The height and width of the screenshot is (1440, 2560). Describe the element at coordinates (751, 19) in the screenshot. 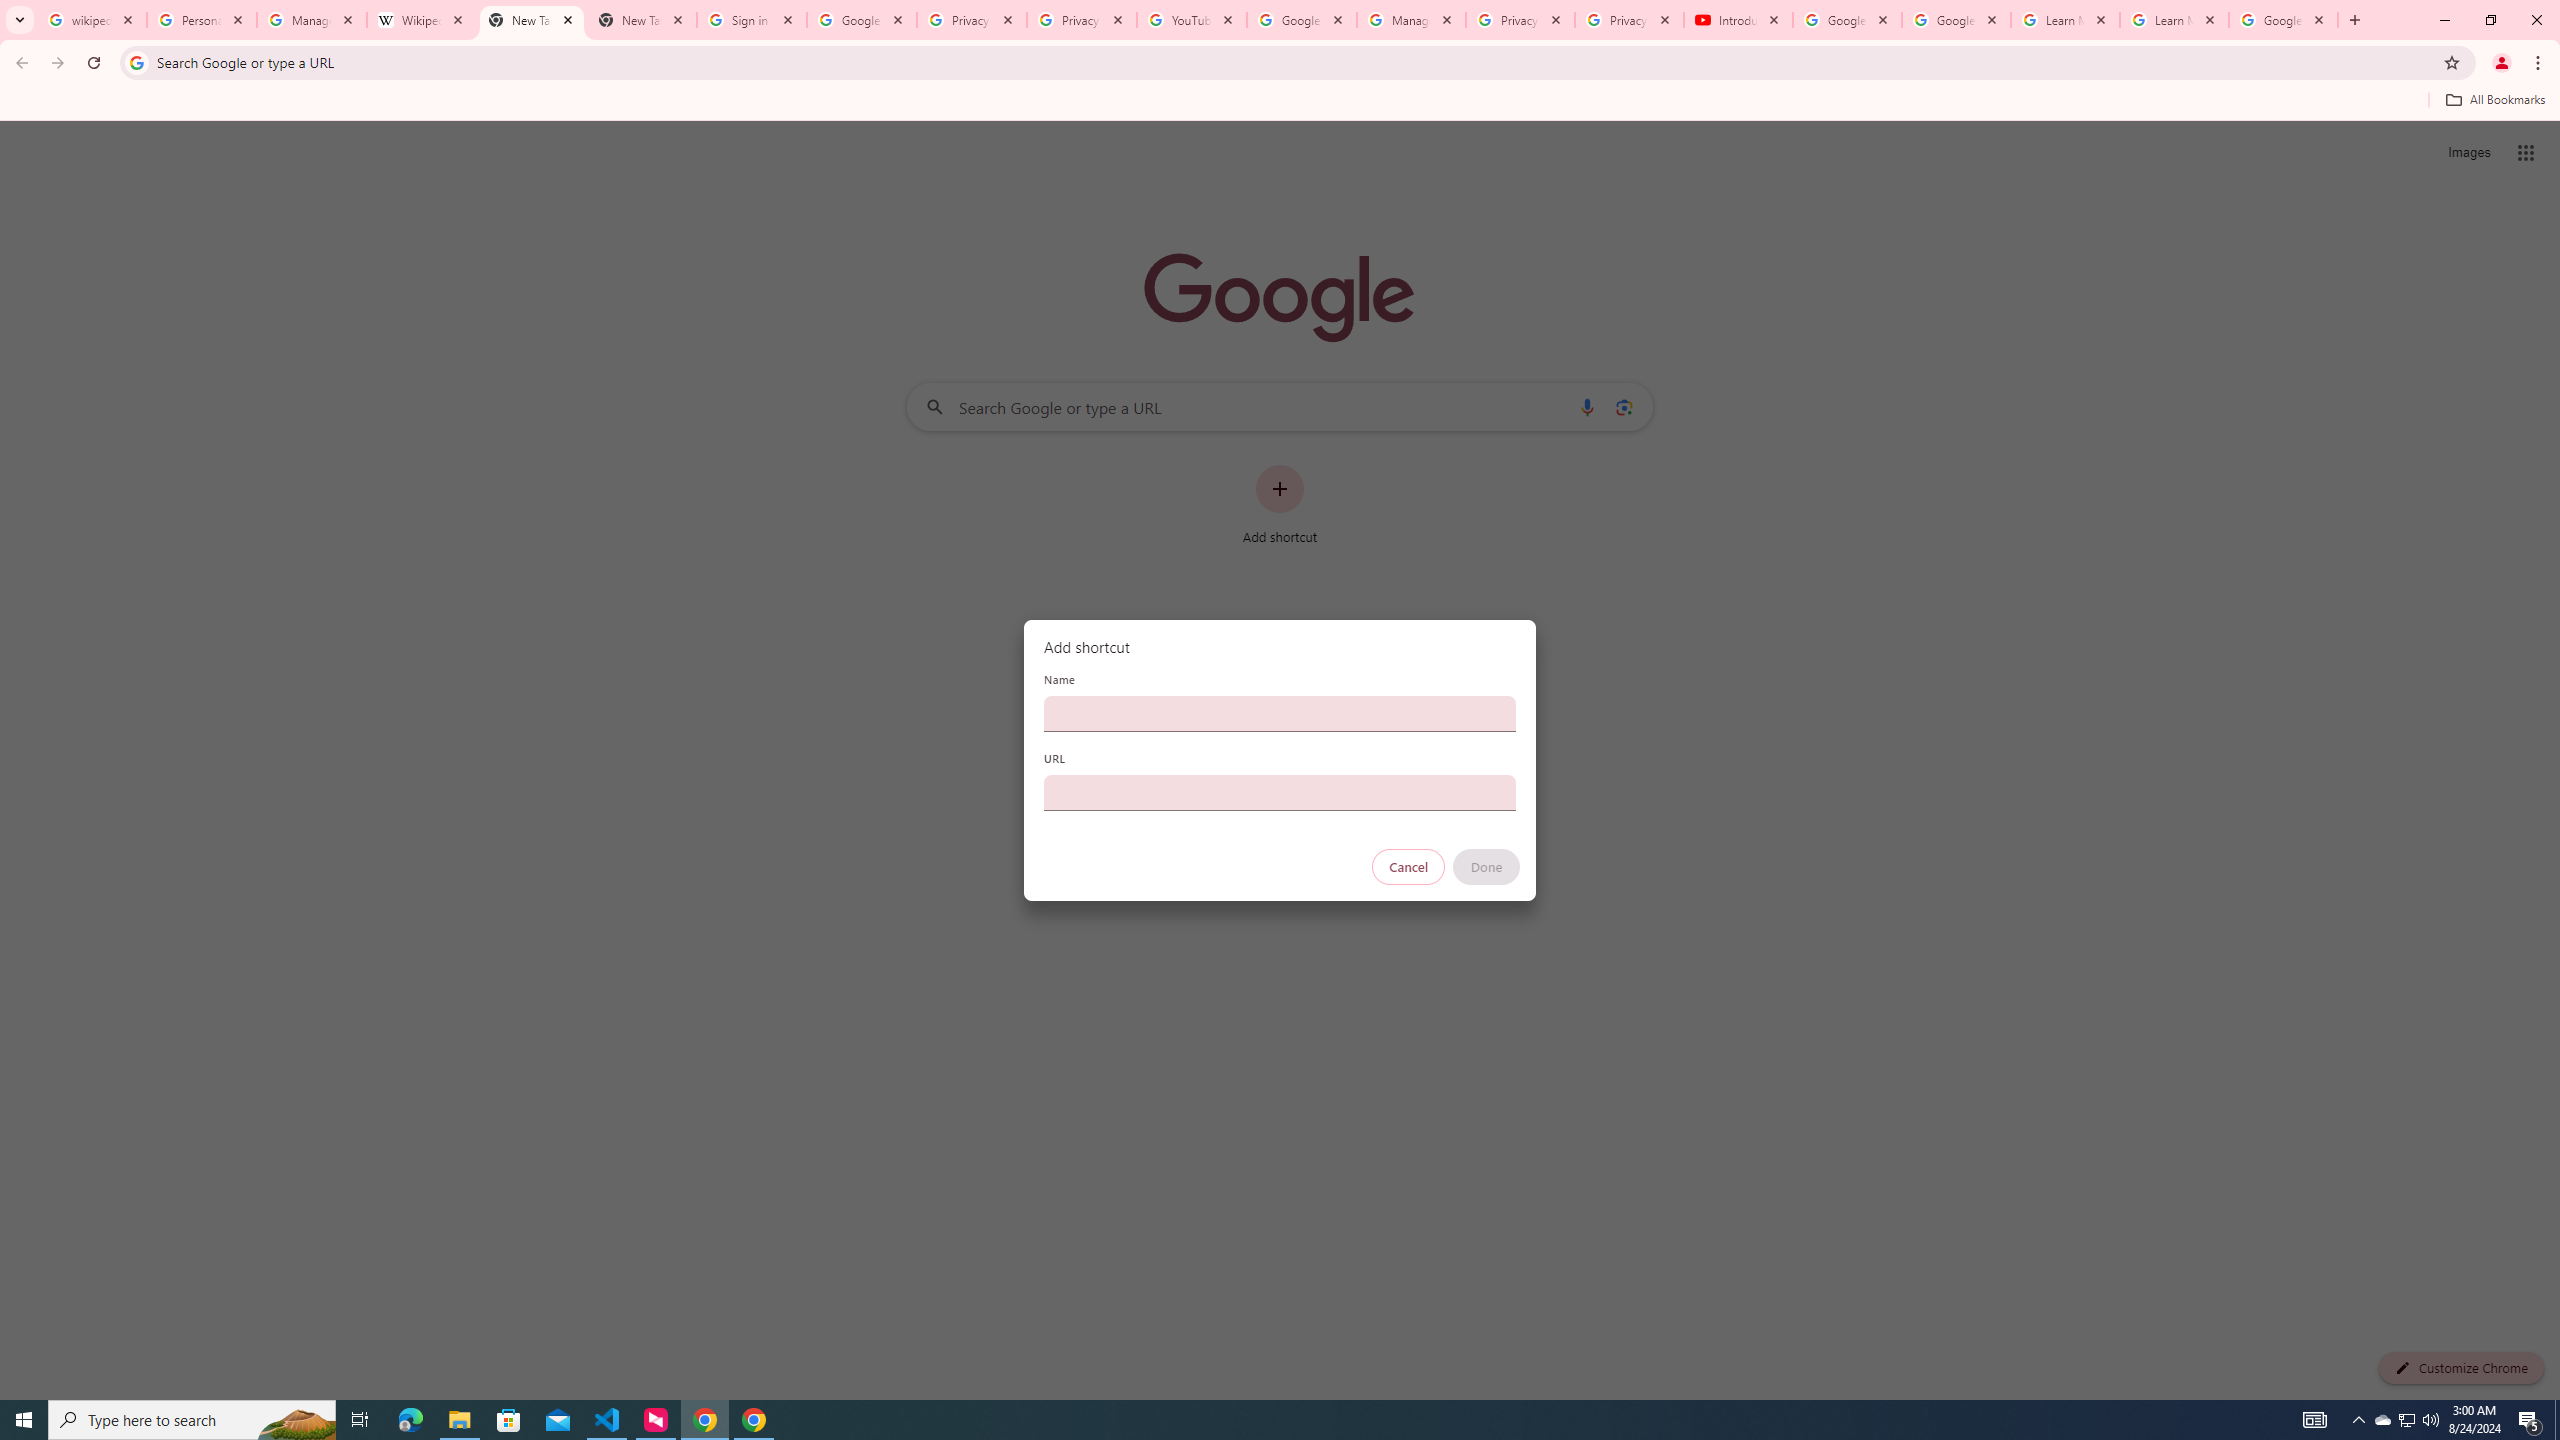

I see `'Sign in - Google Accounts'` at that location.